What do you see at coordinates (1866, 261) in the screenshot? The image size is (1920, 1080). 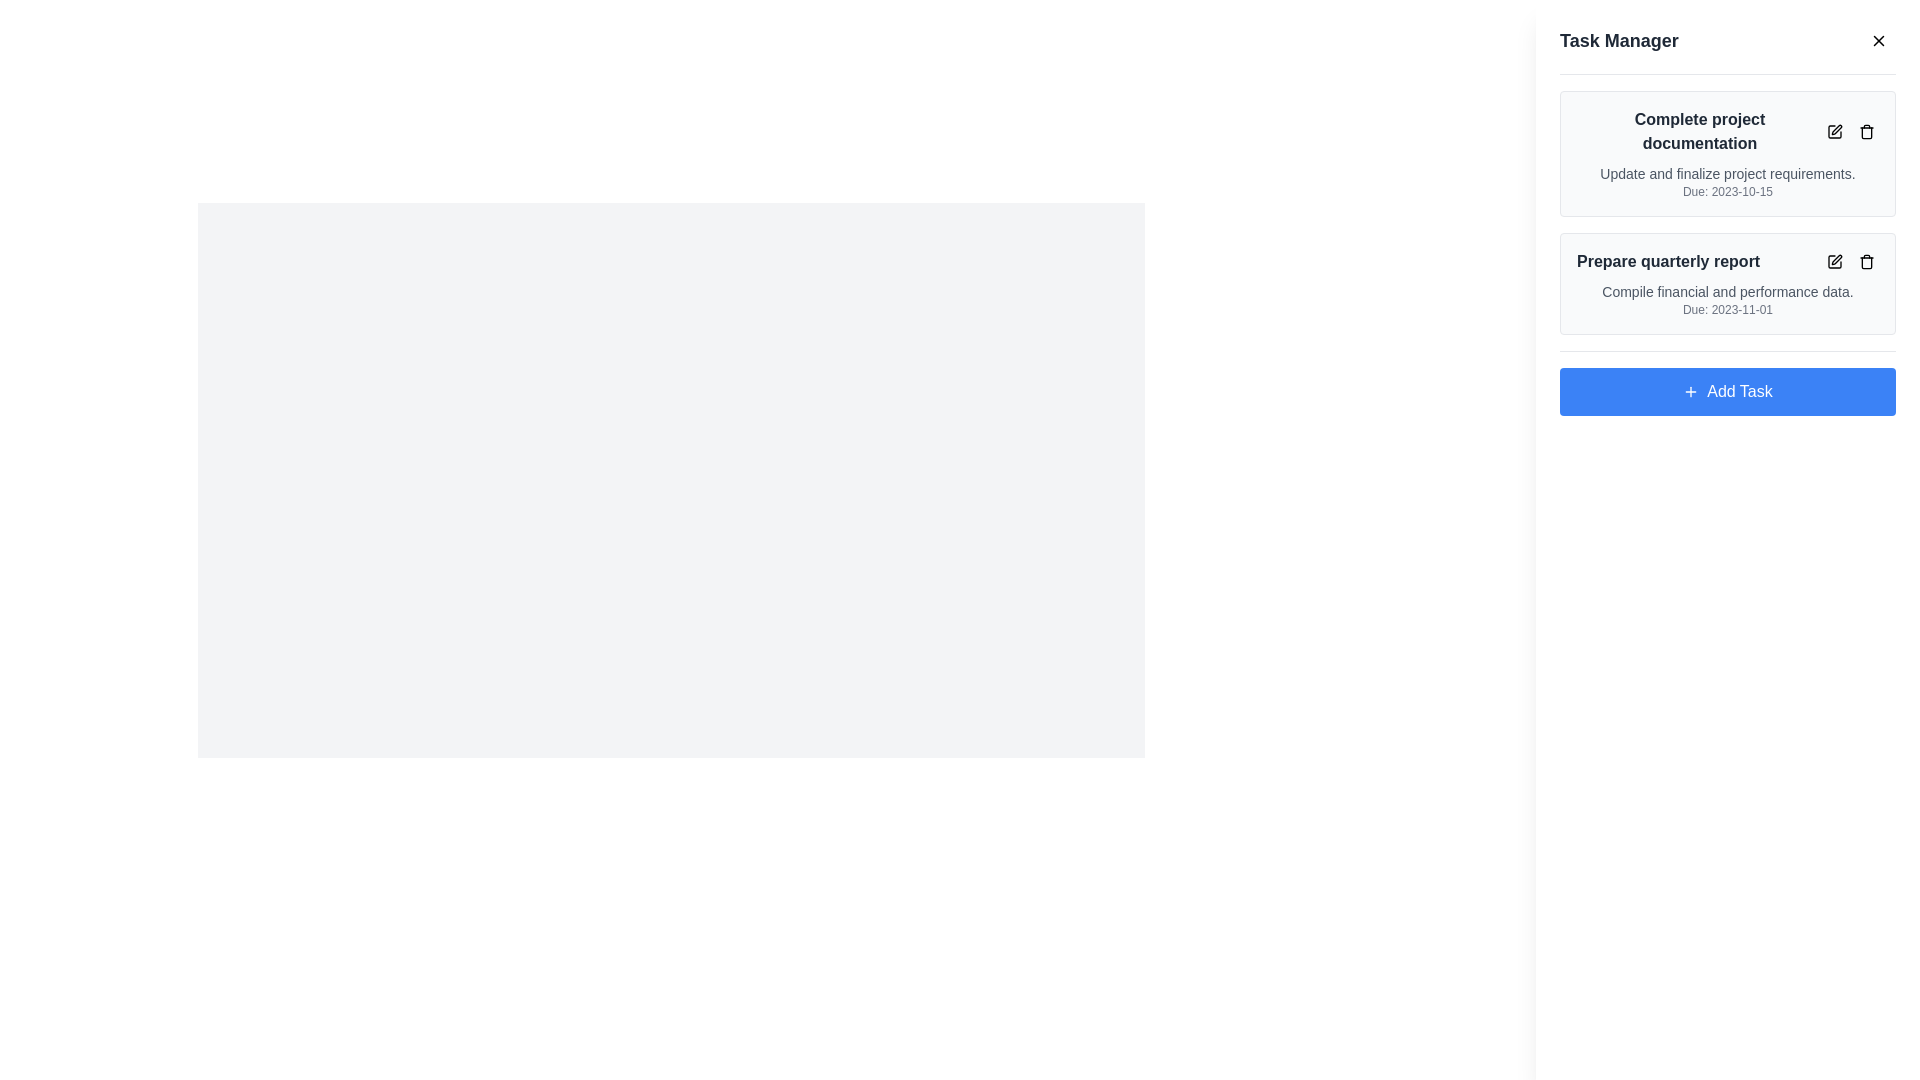 I see `the trash can icon button located at the top-right corner of the 'Prepare quarterly report' task entry` at bounding box center [1866, 261].